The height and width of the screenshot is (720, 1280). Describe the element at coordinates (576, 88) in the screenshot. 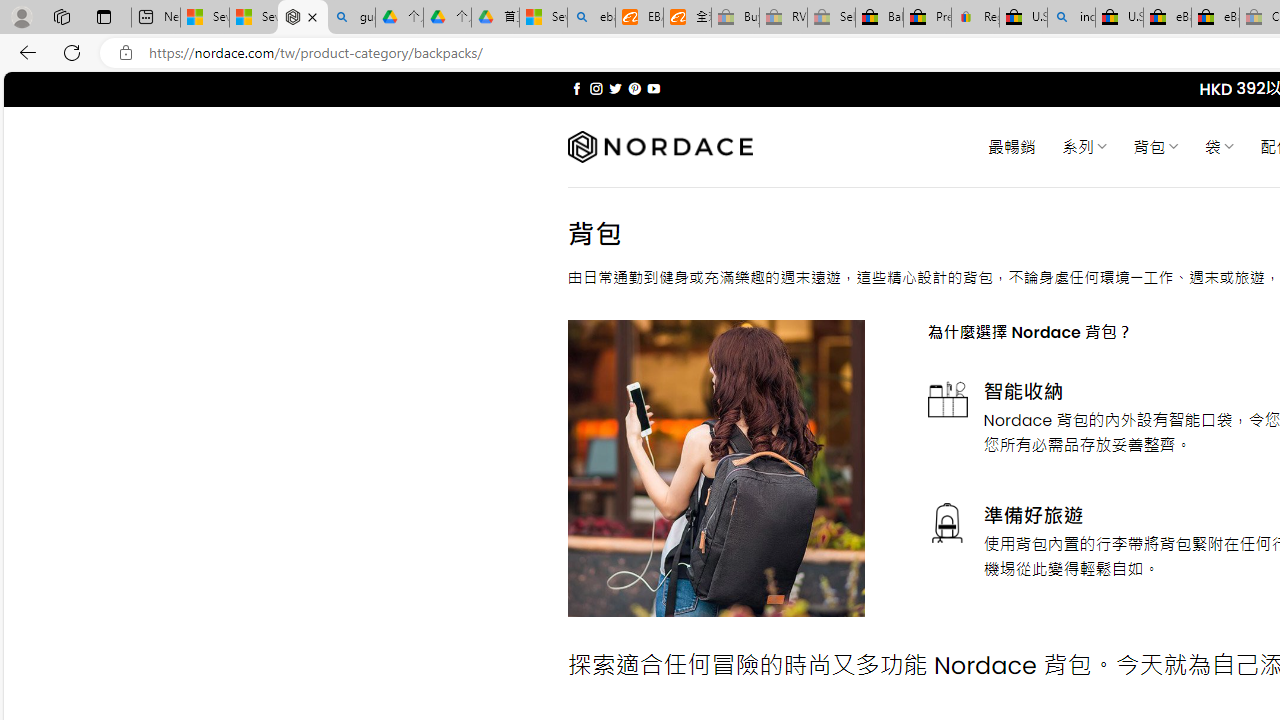

I see `'Follow on Facebook'` at that location.